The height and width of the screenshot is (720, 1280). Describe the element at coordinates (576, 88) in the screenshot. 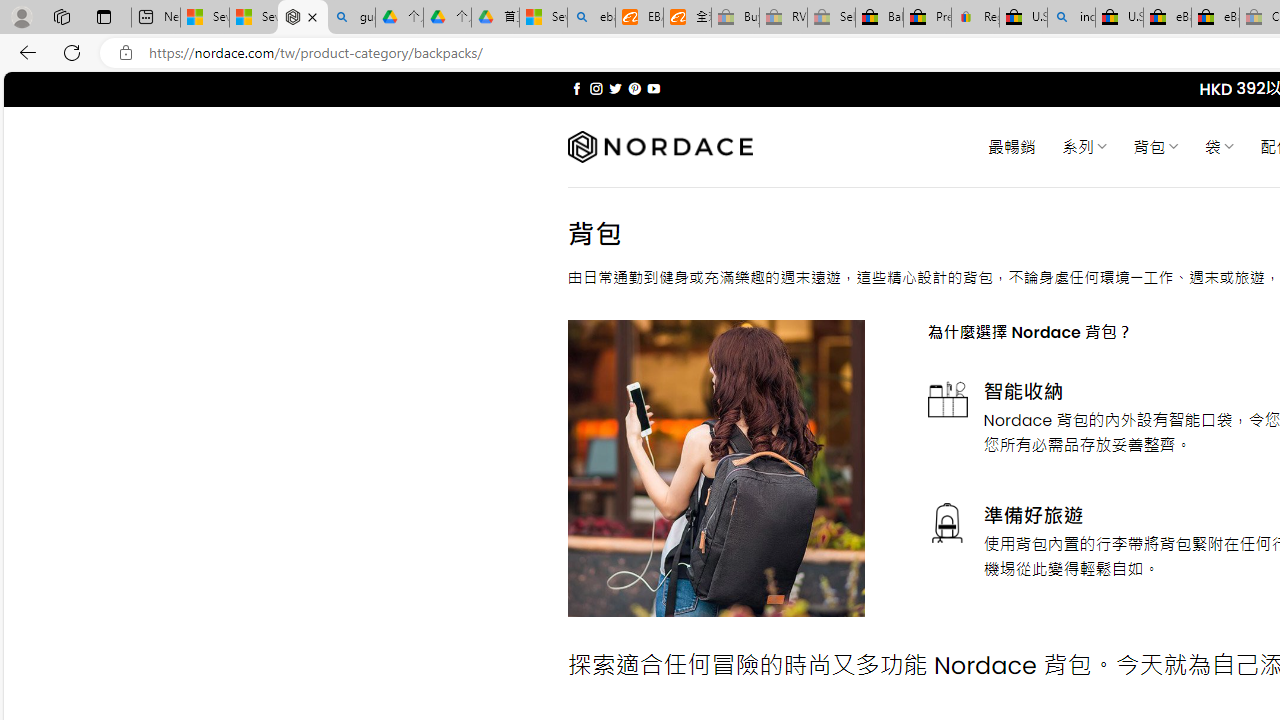

I see `'Follow on Facebook'` at that location.